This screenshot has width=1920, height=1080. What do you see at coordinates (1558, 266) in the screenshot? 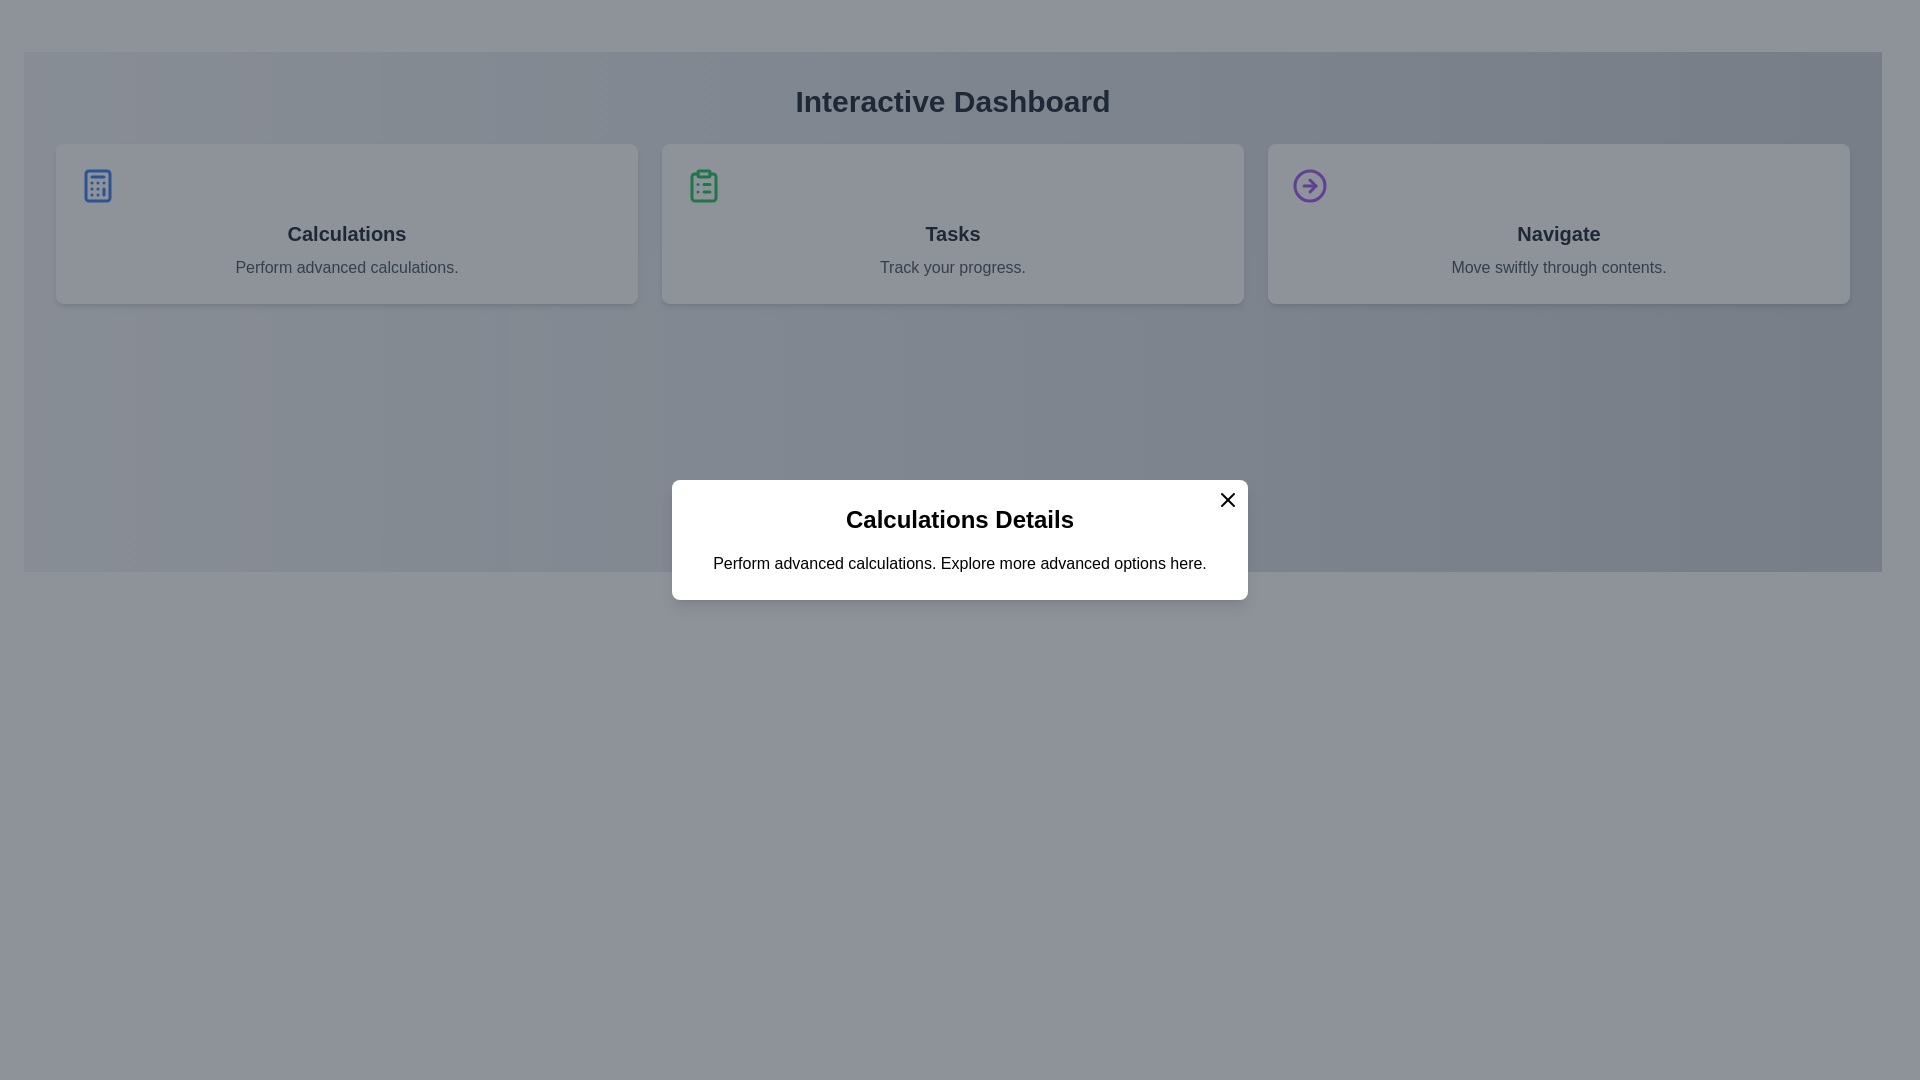
I see `the descriptive subtitle text label located beneath the 'Navigate' title and the purple circle-right-arrow icon` at bounding box center [1558, 266].